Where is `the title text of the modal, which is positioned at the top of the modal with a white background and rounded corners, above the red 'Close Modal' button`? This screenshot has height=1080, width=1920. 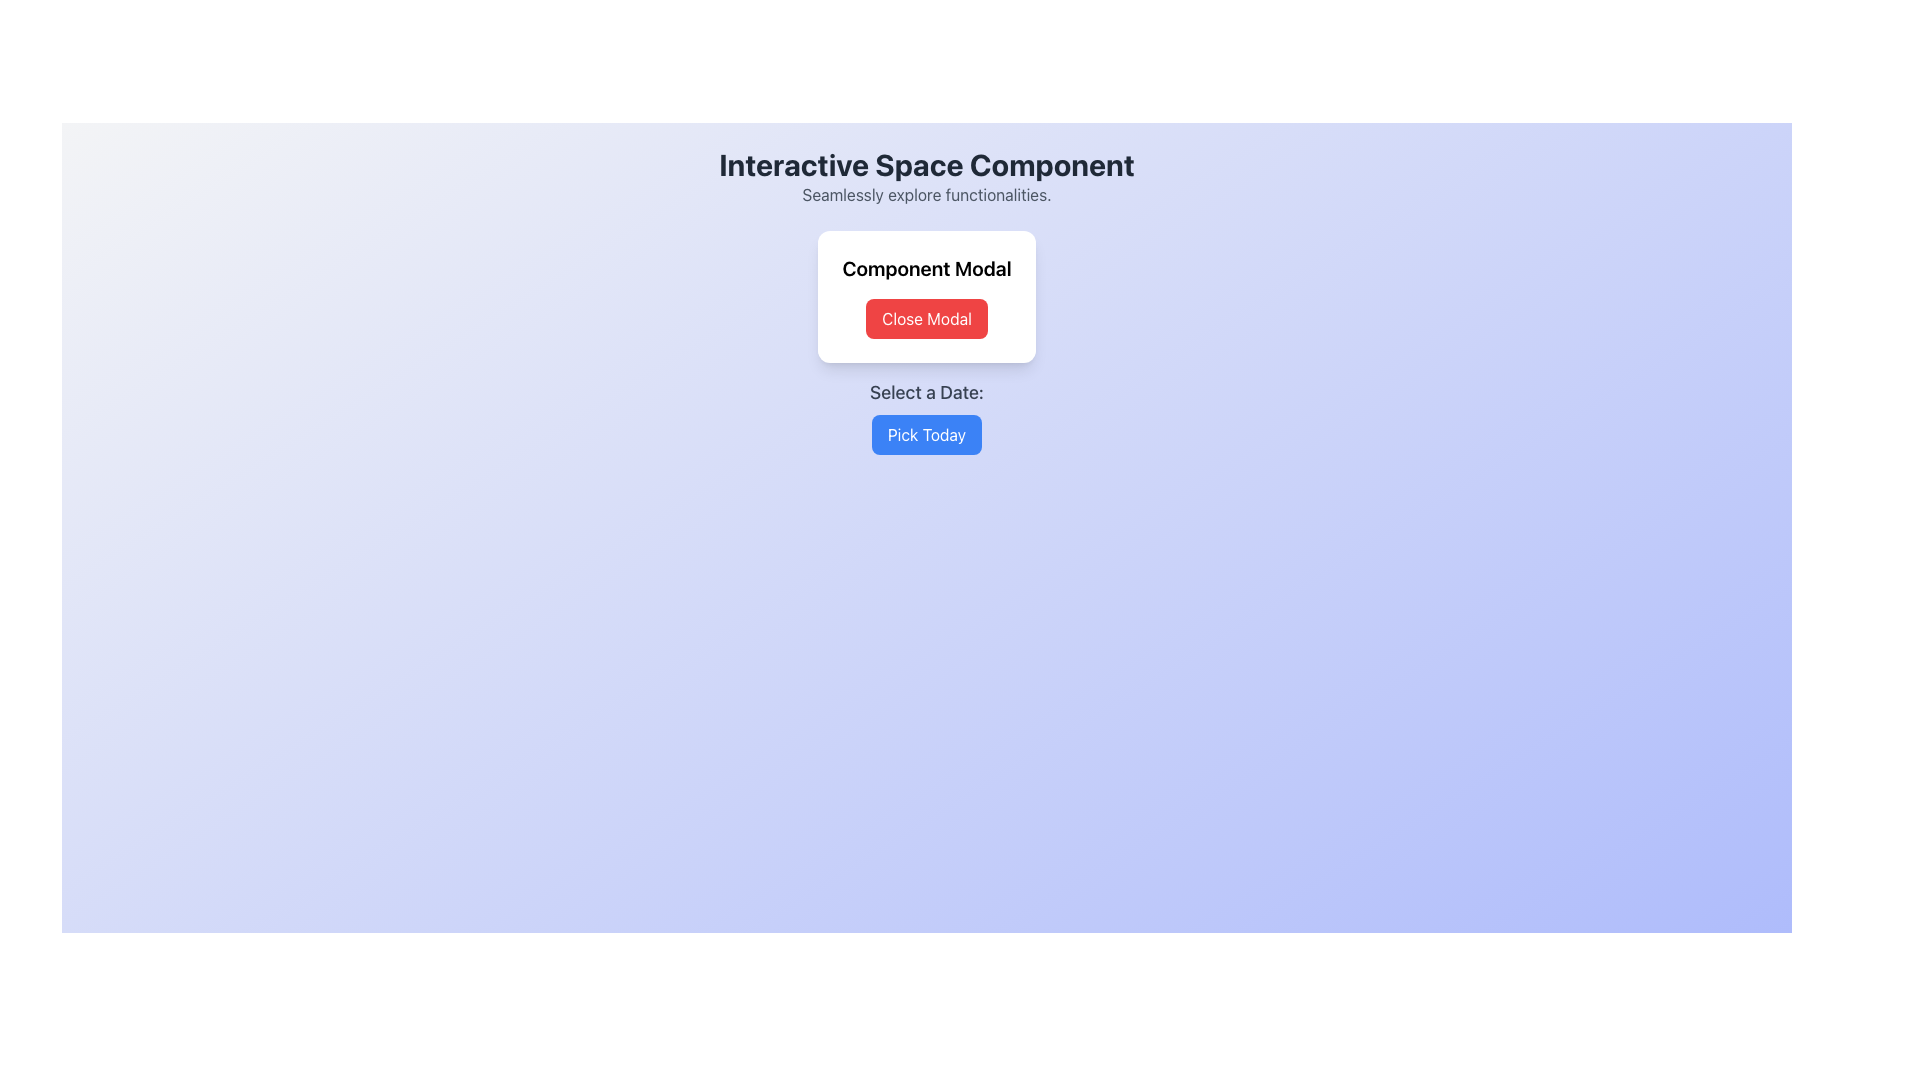
the title text of the modal, which is positioned at the top of the modal with a white background and rounded corners, above the red 'Close Modal' button is located at coordinates (925, 268).